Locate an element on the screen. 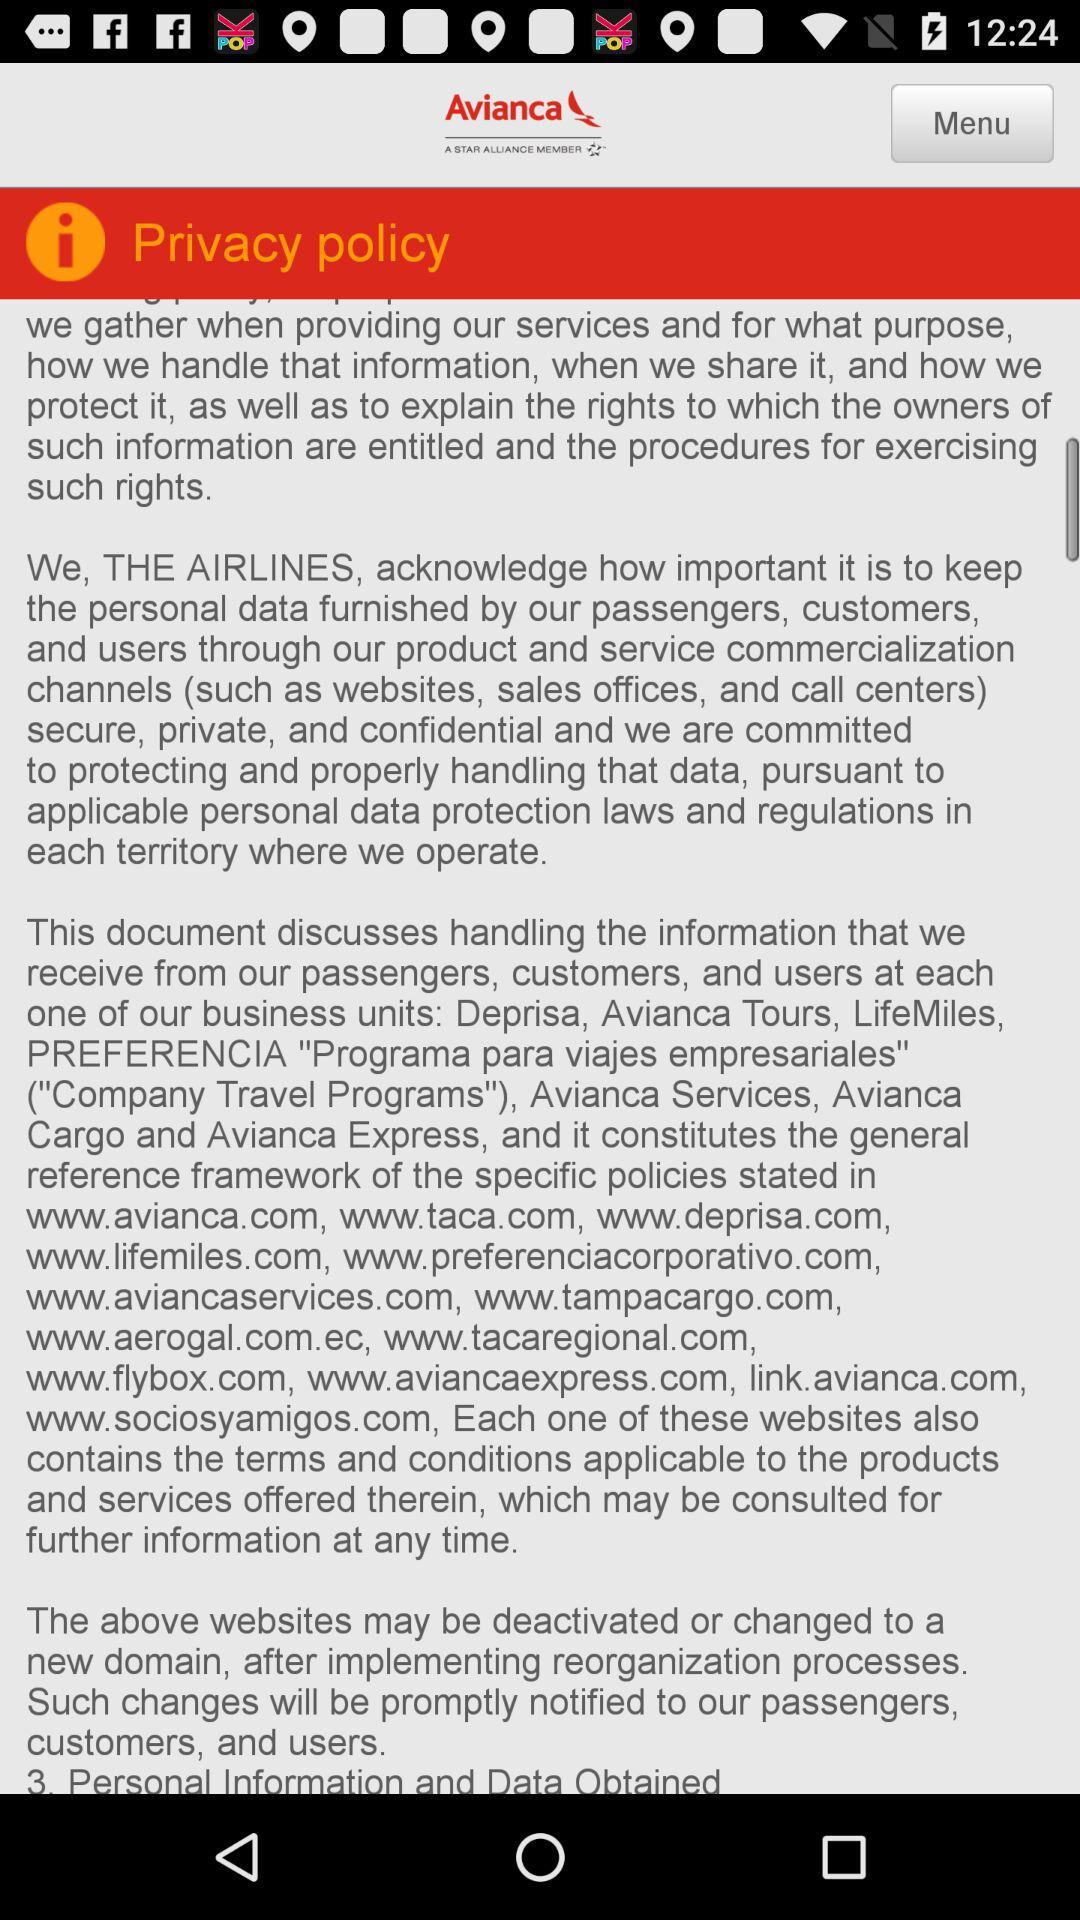 This screenshot has width=1080, height=1920. icon at the top right corner is located at coordinates (971, 122).